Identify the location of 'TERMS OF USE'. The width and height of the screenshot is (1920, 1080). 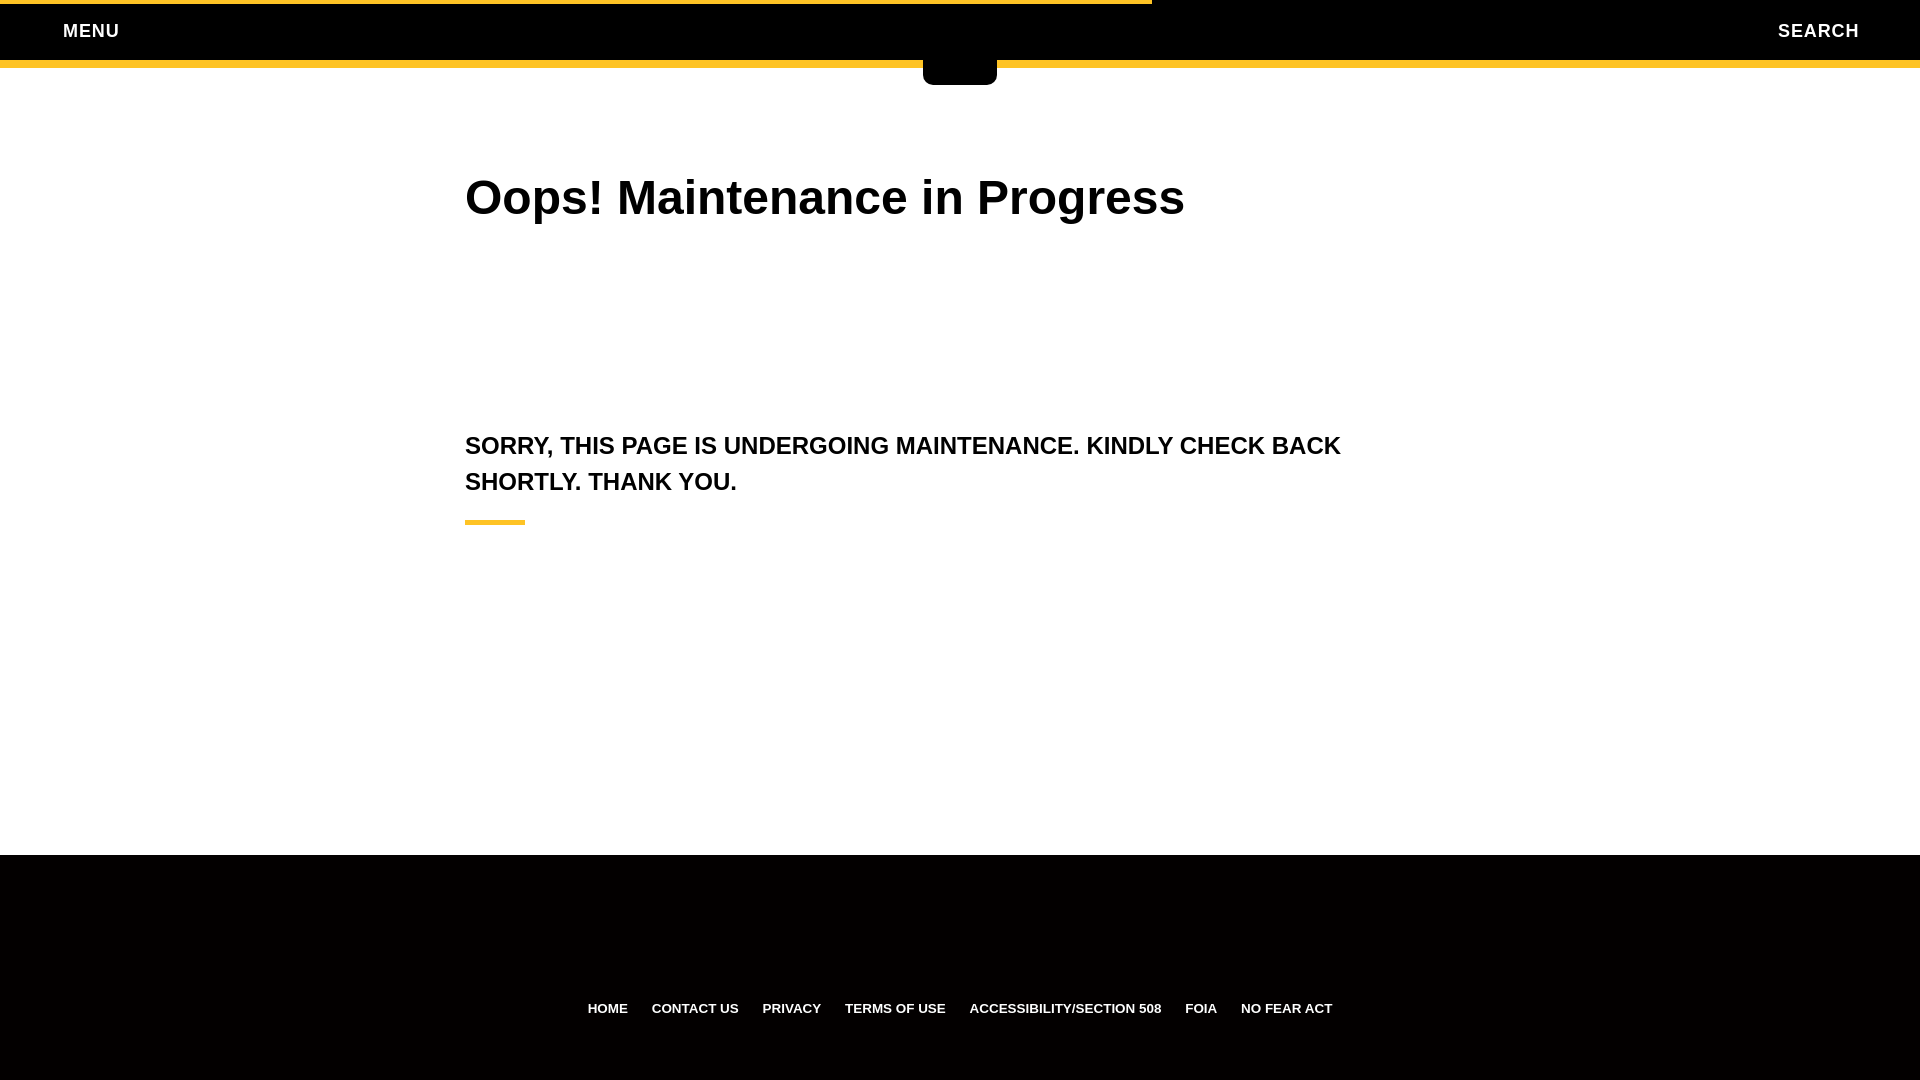
(894, 1008).